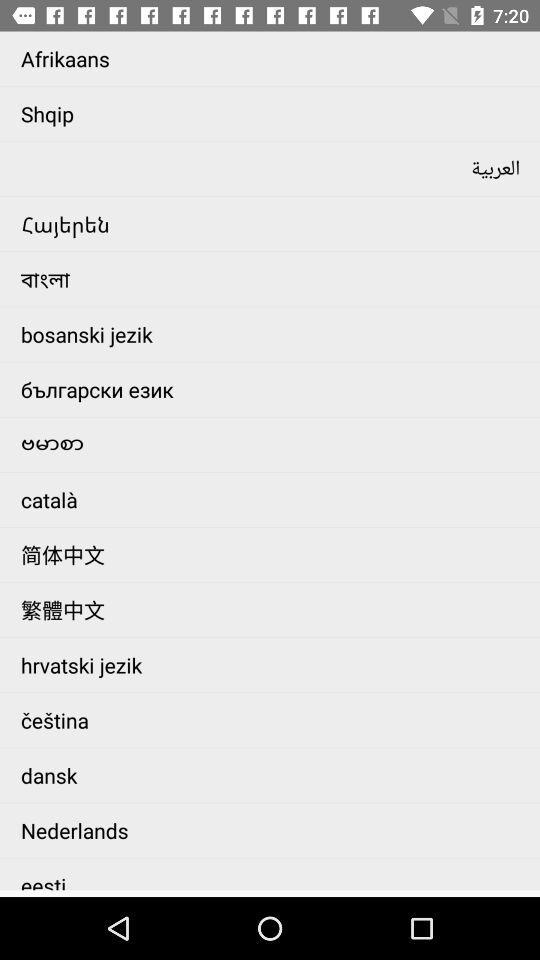 Image resolution: width=540 pixels, height=960 pixels. I want to click on app below nederlands app, so click(274, 873).